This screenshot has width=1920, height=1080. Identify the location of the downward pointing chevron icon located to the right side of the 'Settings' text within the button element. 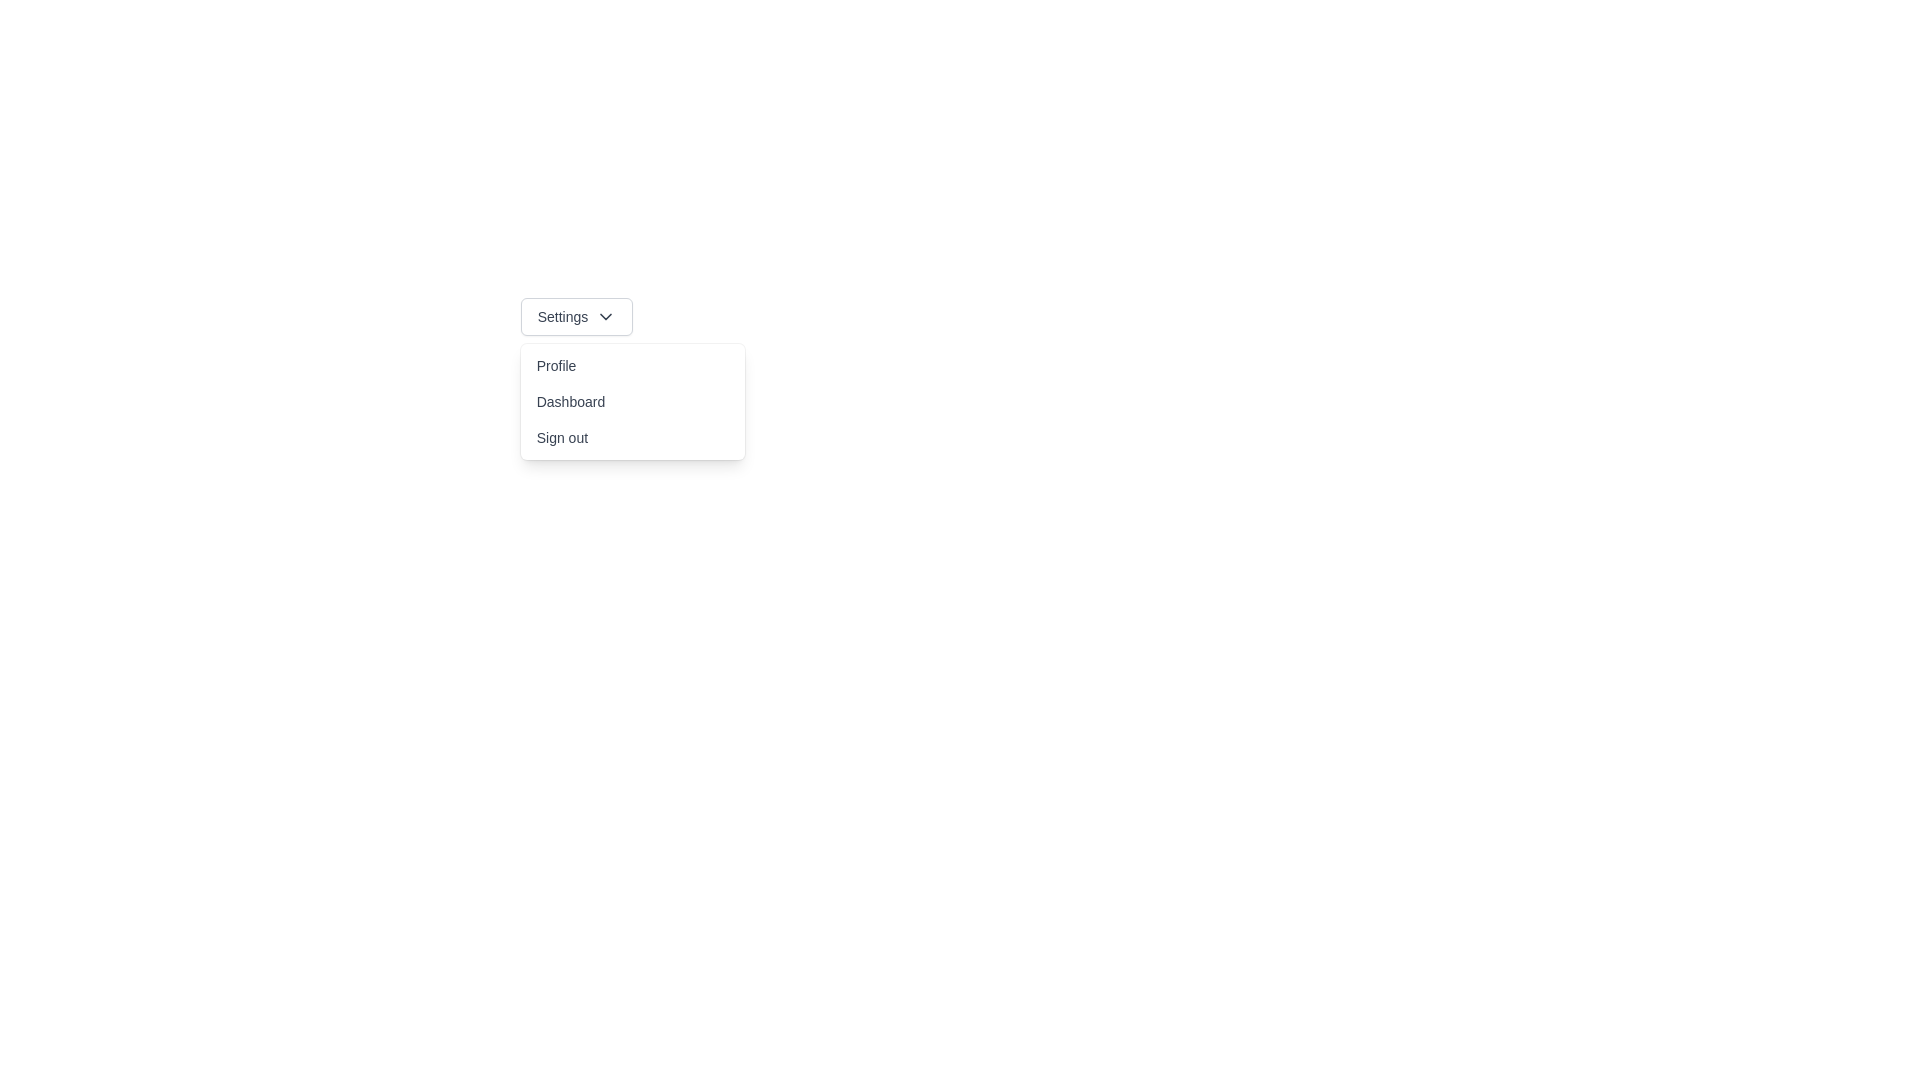
(604, 315).